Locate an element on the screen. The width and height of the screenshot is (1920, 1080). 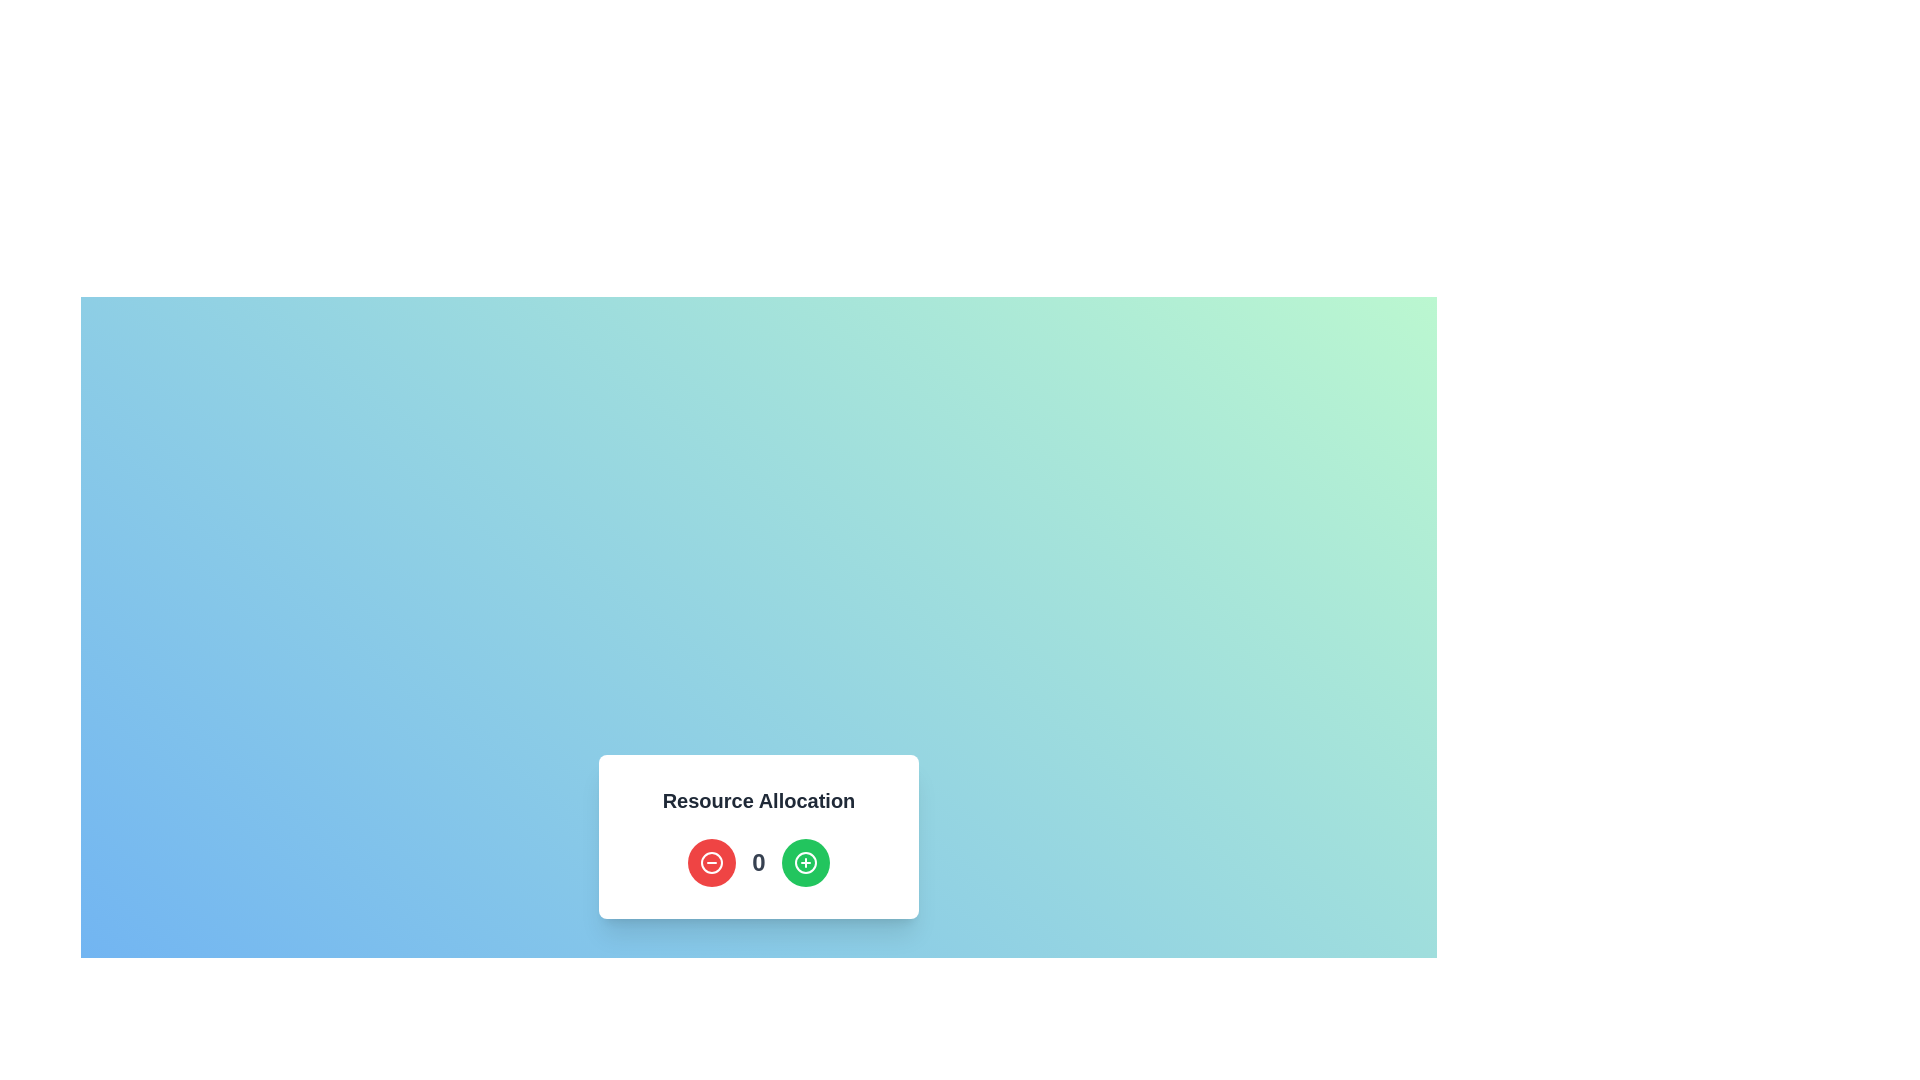
the value of the numeric display labeled '0', which is styled in a bold gray font and positioned centrally between a red minus button and a green plus button within the 'Resource Allocation' card is located at coordinates (757, 862).